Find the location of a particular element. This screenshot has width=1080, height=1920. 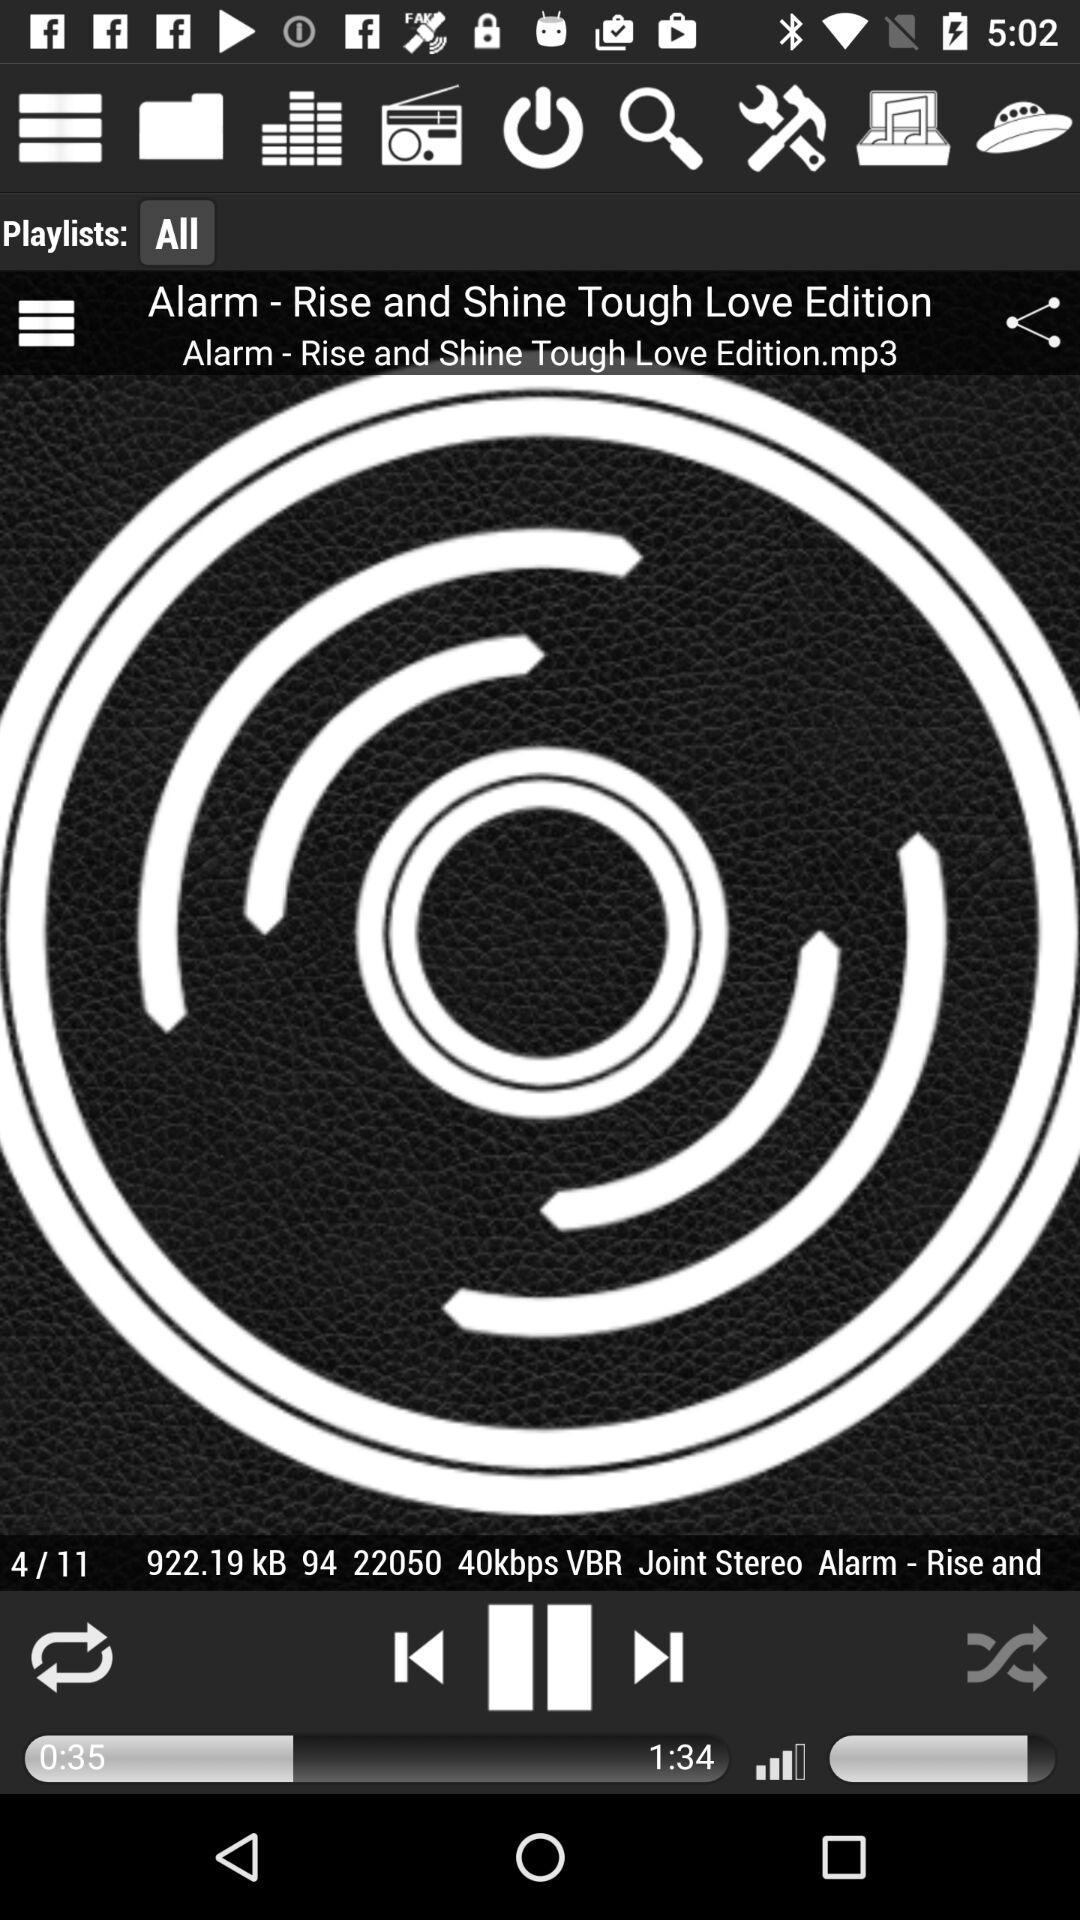

the skip_next icon is located at coordinates (659, 1657).